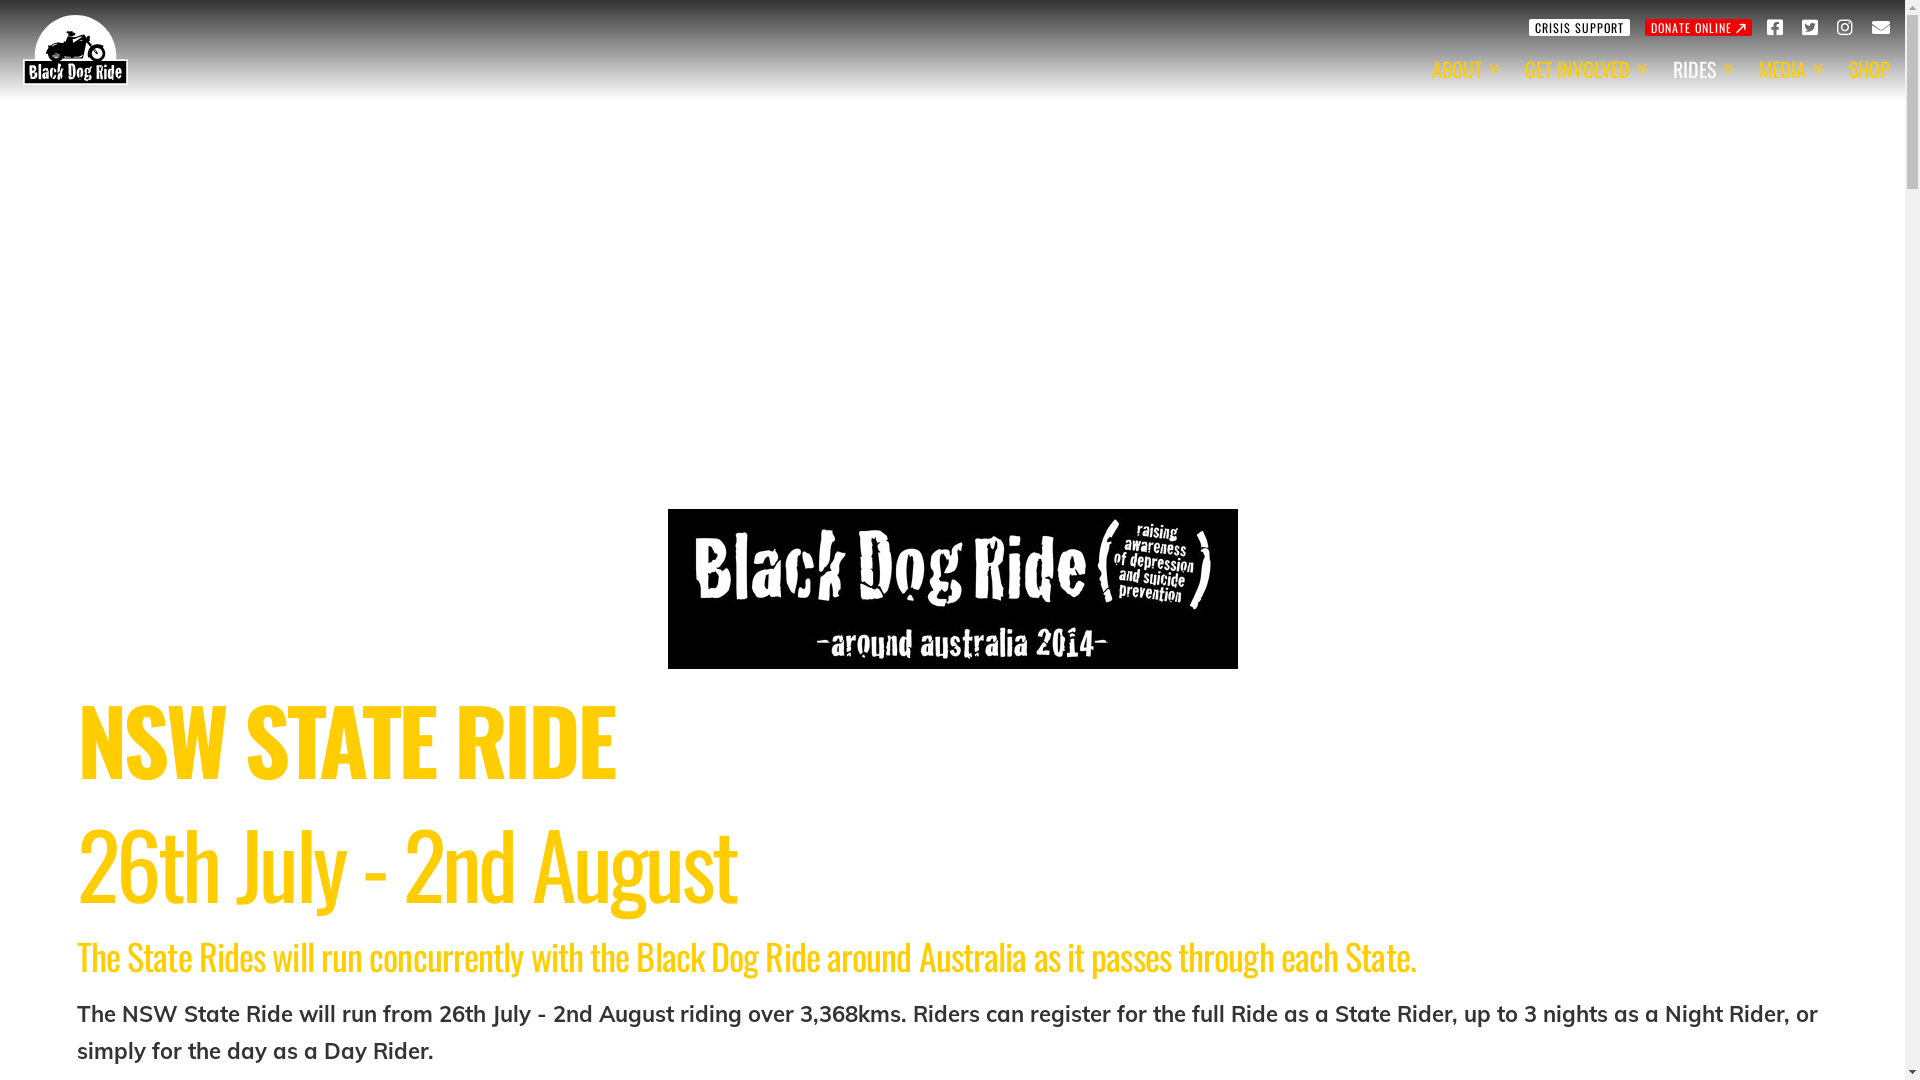  Describe the element at coordinates (1699, 68) in the screenshot. I see `'RIDES'` at that location.